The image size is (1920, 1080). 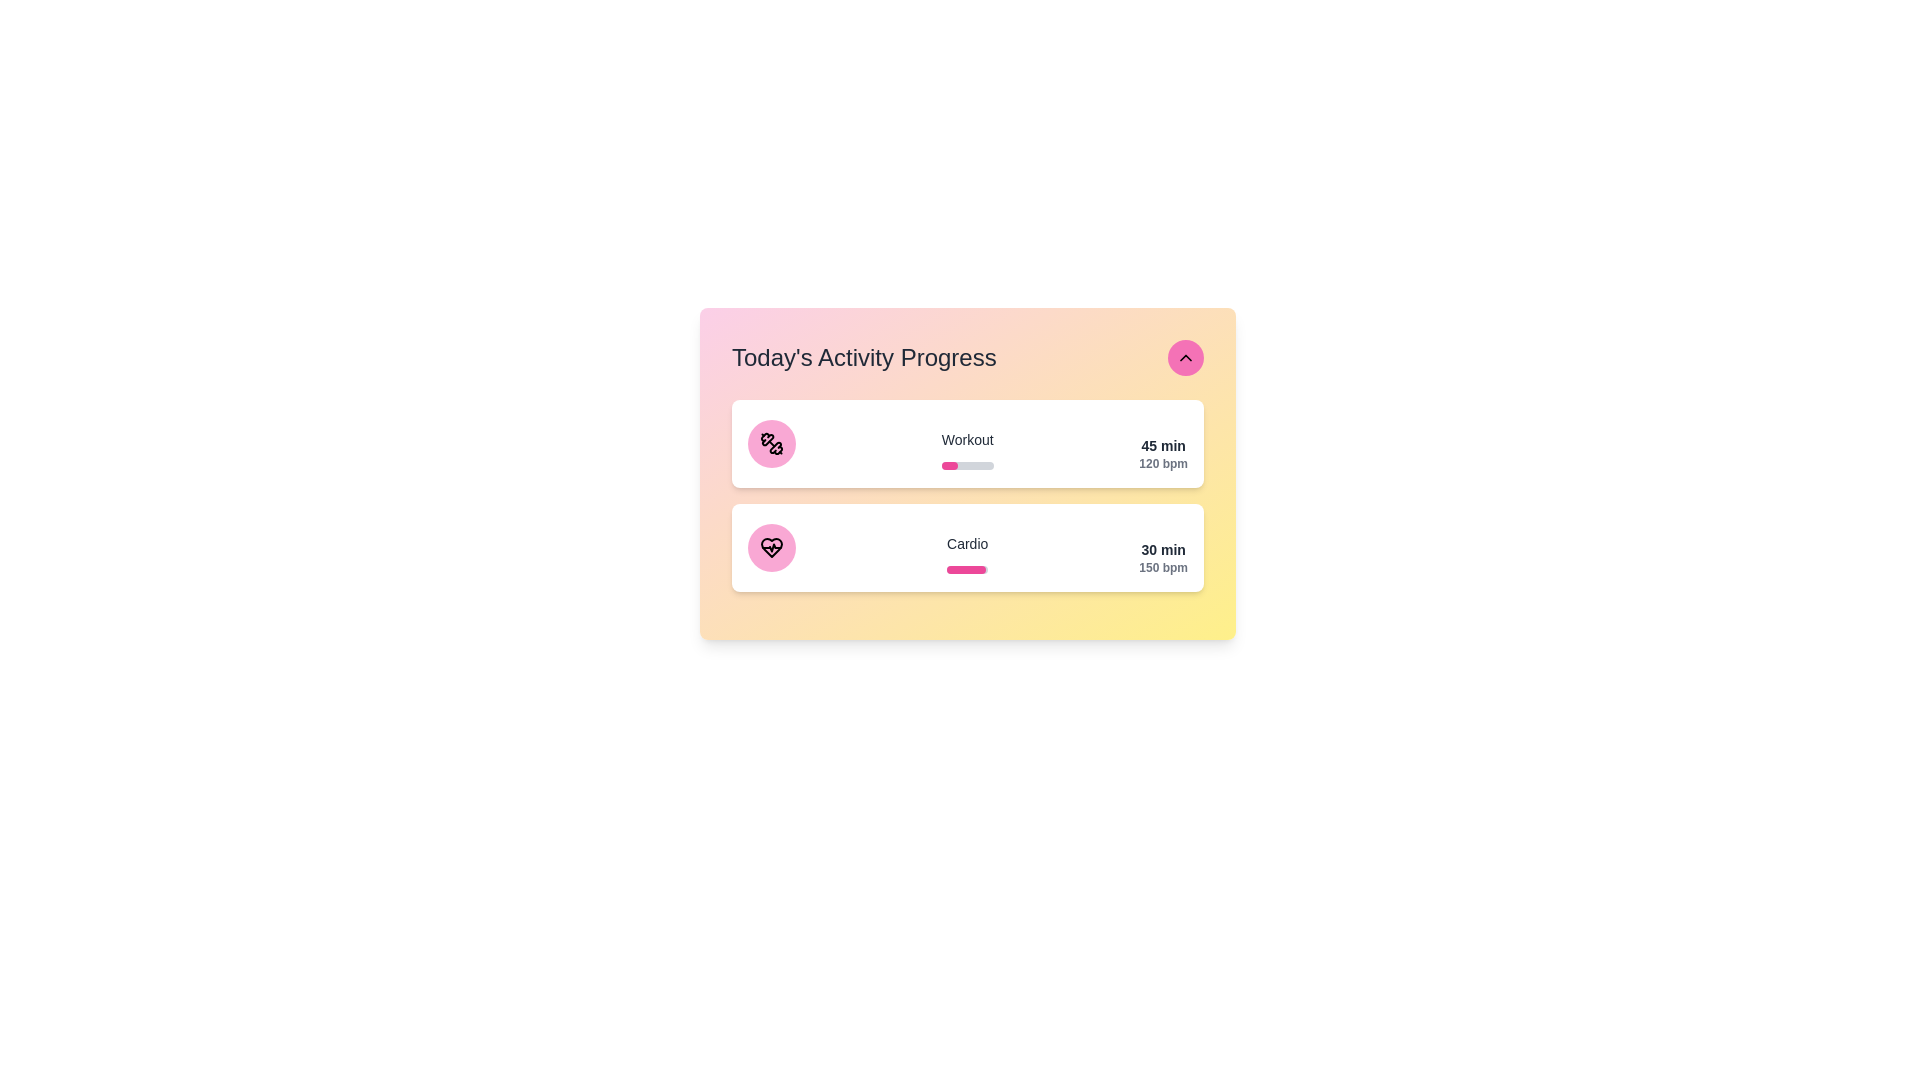 What do you see at coordinates (771, 547) in the screenshot?
I see `the details of the cardio activity icon located on the left side of the second activity card in the vertically stacked list, below the workout card` at bounding box center [771, 547].